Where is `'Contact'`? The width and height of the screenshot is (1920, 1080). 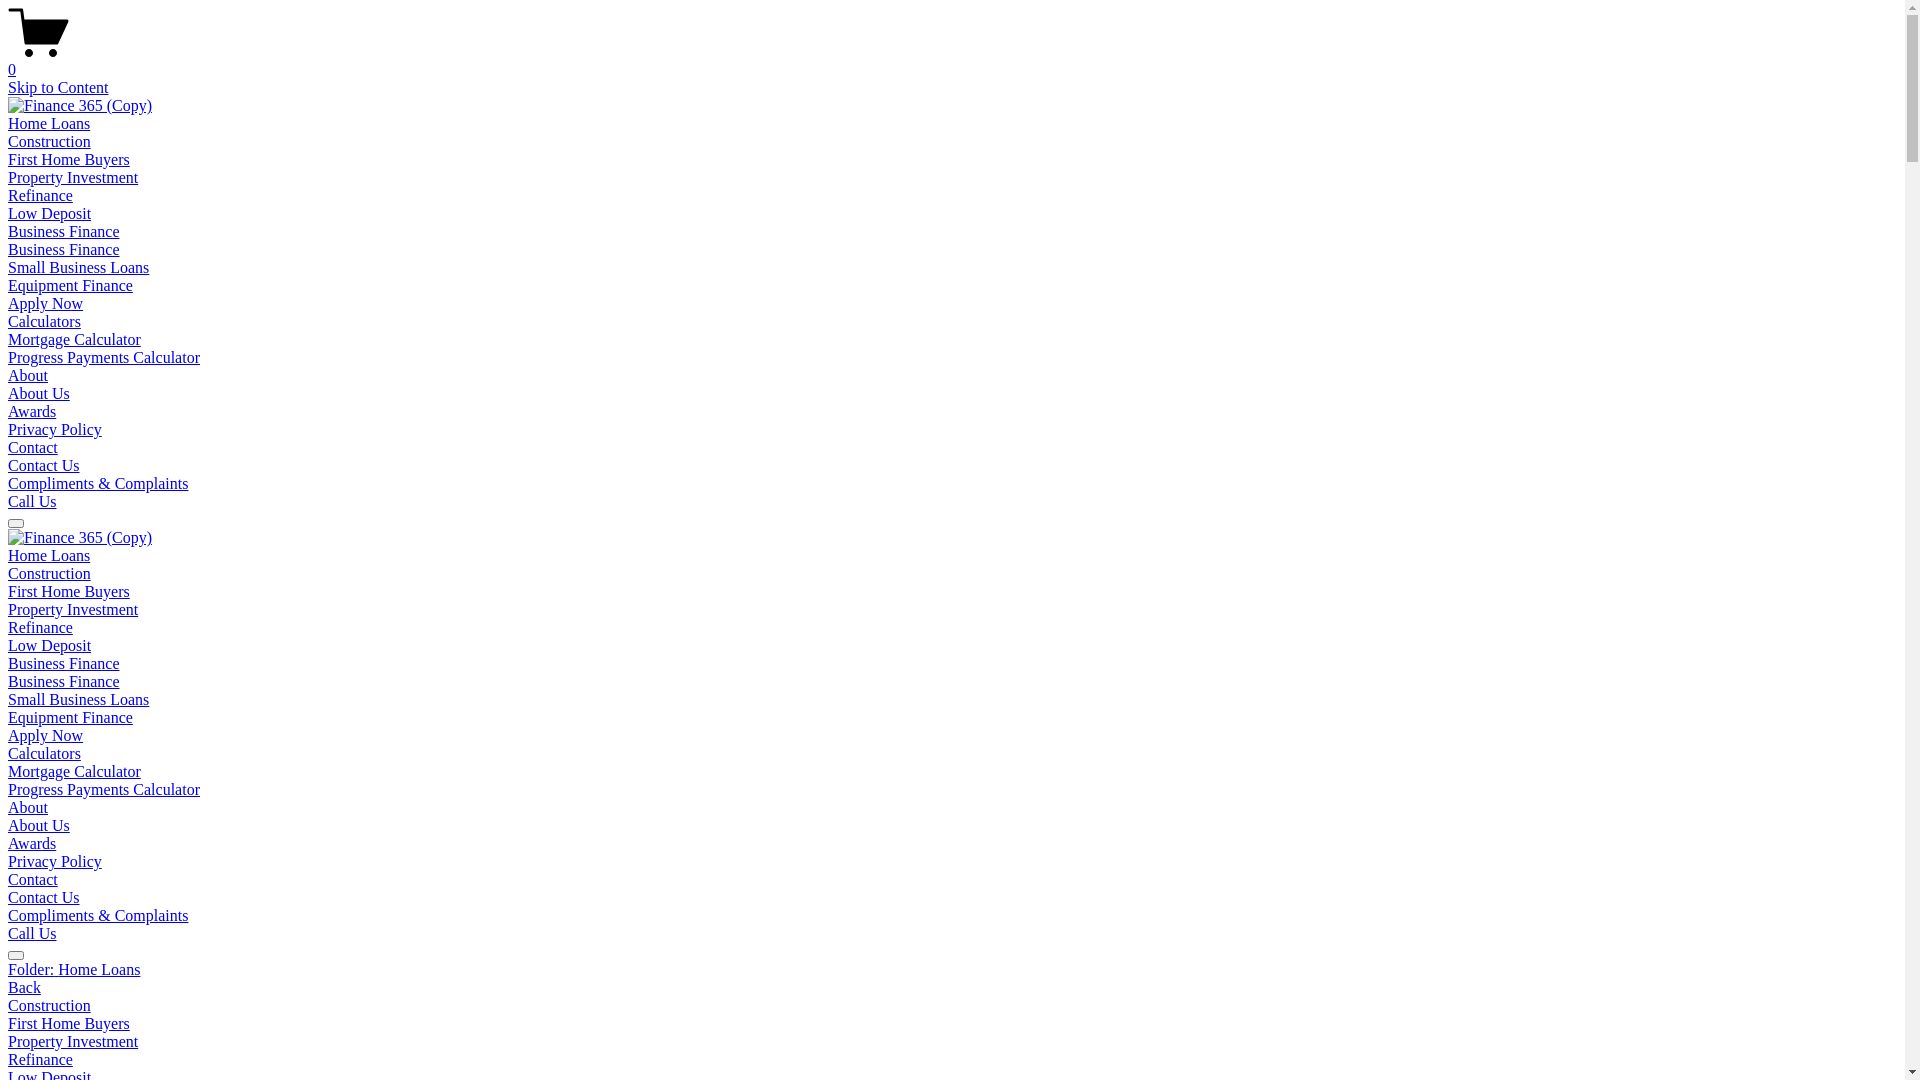
'Contact' is located at coordinates (33, 446).